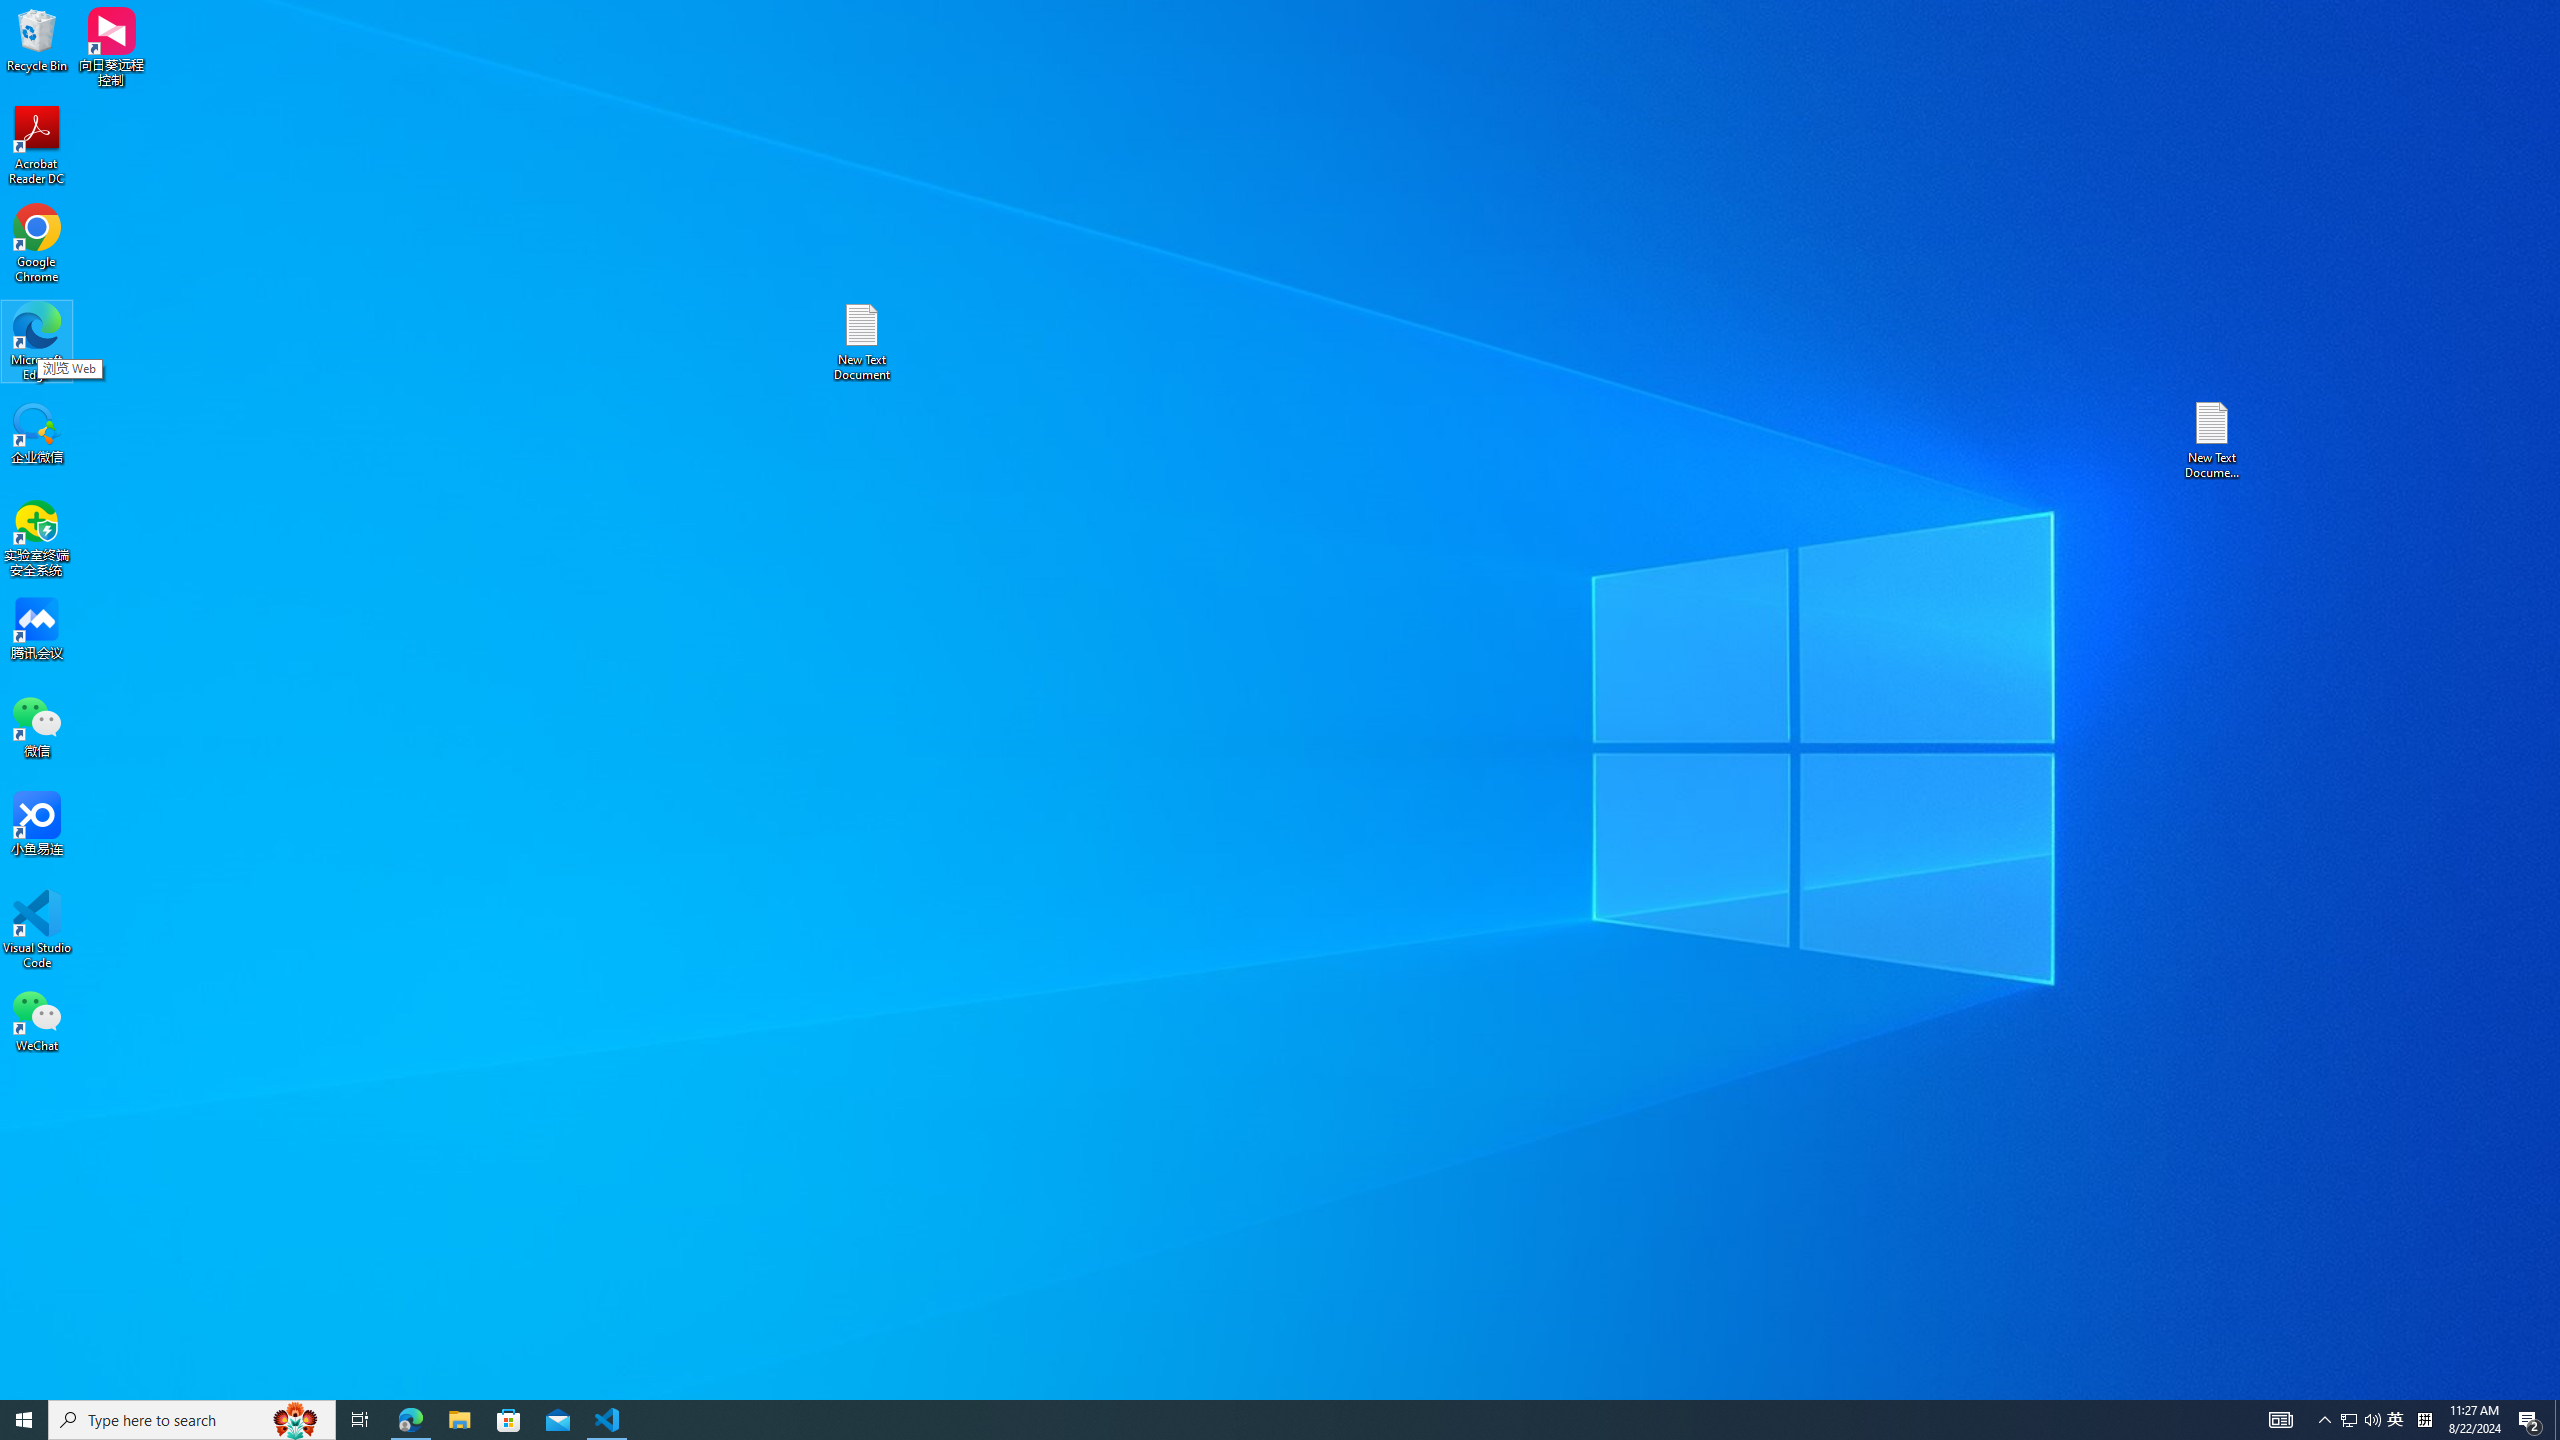 The height and width of the screenshot is (1440, 2560). Describe the element at coordinates (36, 1019) in the screenshot. I see `'WeChat'` at that location.